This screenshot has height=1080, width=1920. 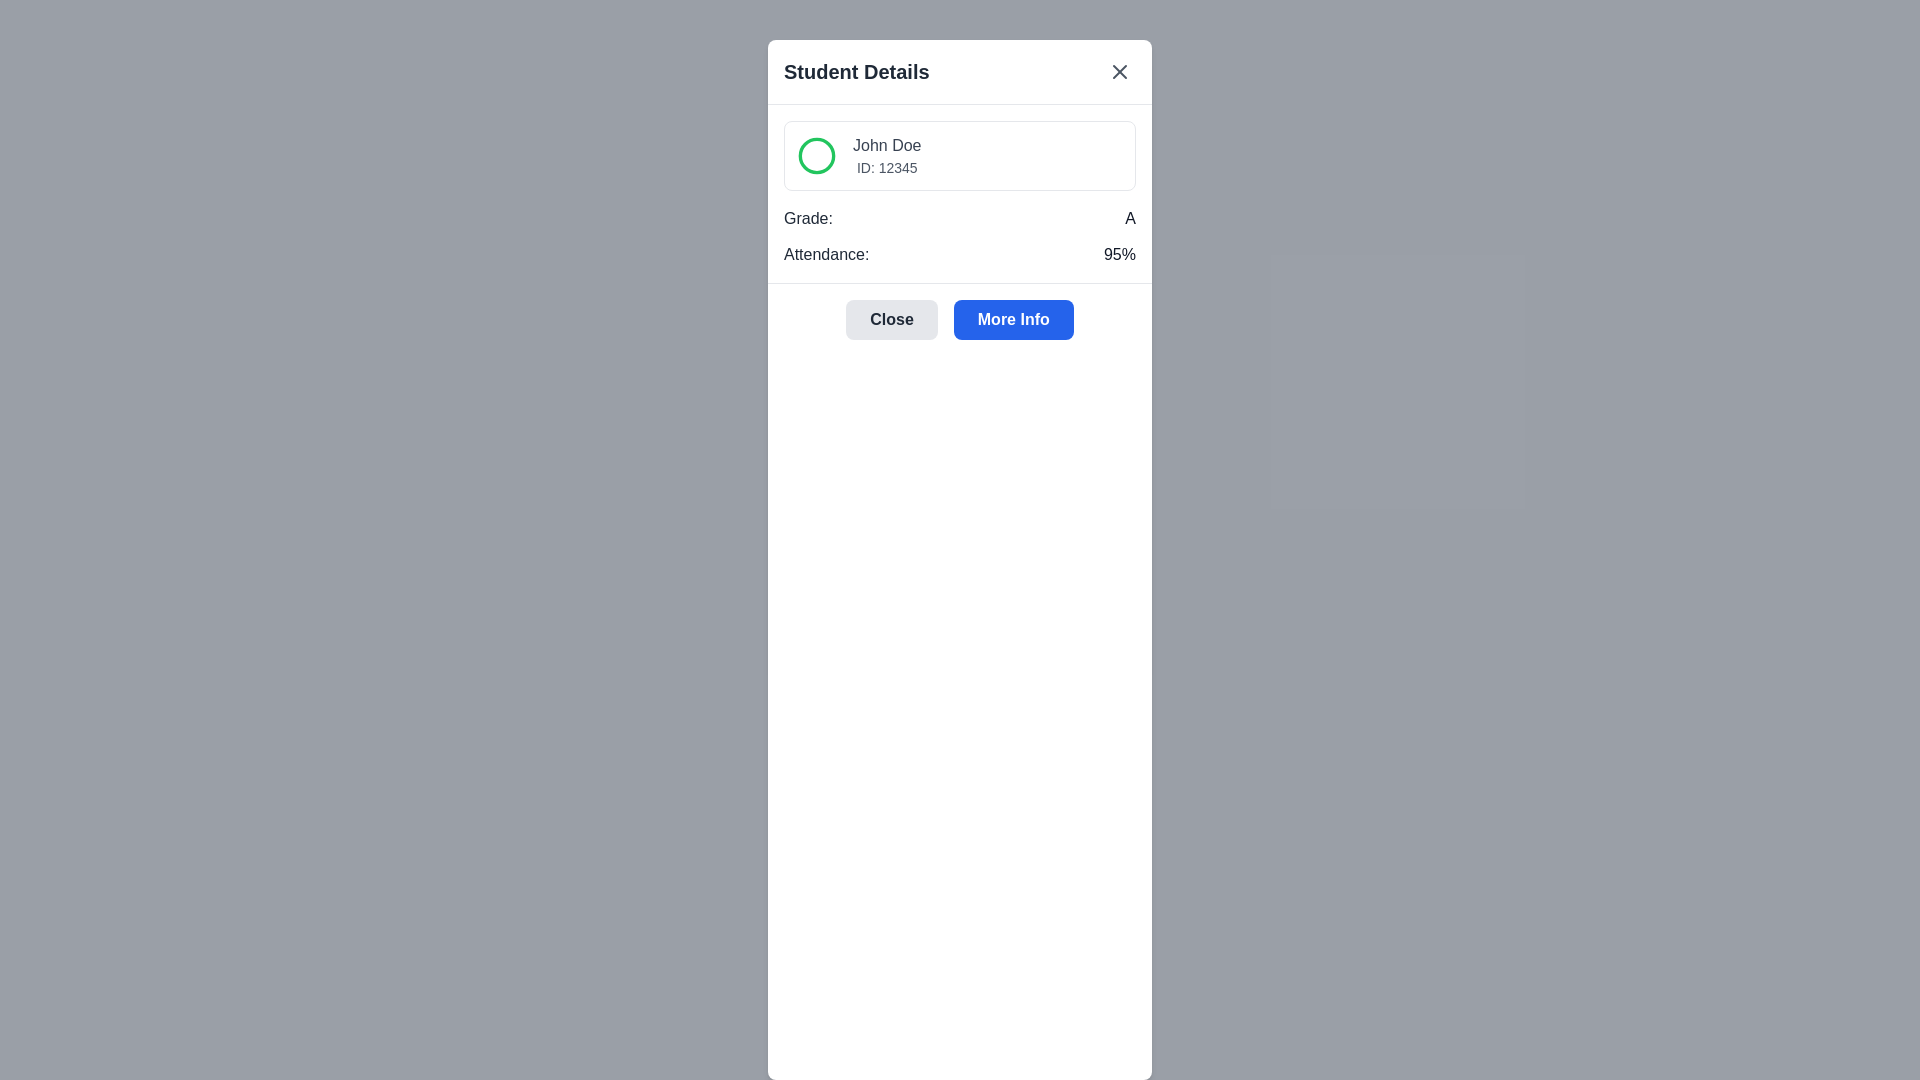 What do you see at coordinates (808, 219) in the screenshot?
I see `the non-interactive Text Label located in the 'Student Details' section, which identifies the meaning of the adjacent grade value` at bounding box center [808, 219].